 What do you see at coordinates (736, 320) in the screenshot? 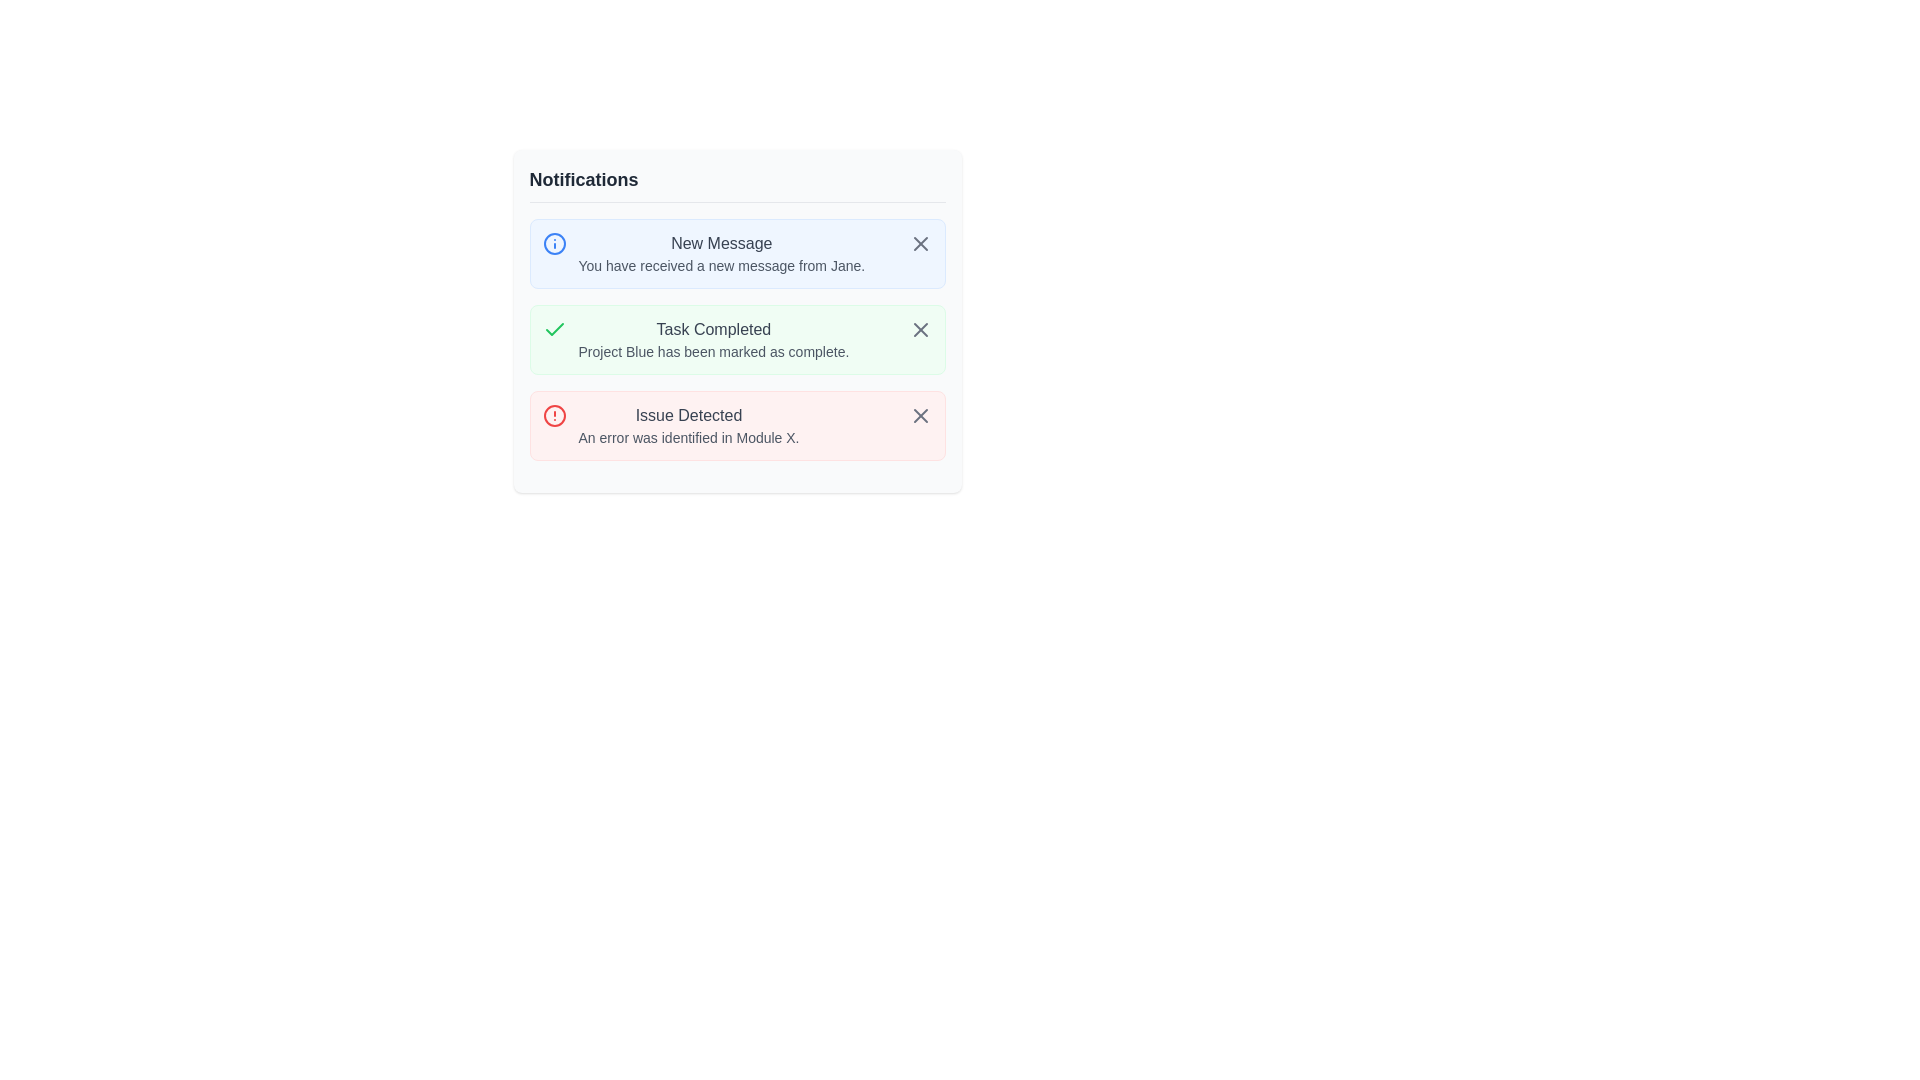
I see `text content of the Notification card informing about the completed task related to 'Project Blue.' This card is the second item in a stack of three notifications` at bounding box center [736, 320].